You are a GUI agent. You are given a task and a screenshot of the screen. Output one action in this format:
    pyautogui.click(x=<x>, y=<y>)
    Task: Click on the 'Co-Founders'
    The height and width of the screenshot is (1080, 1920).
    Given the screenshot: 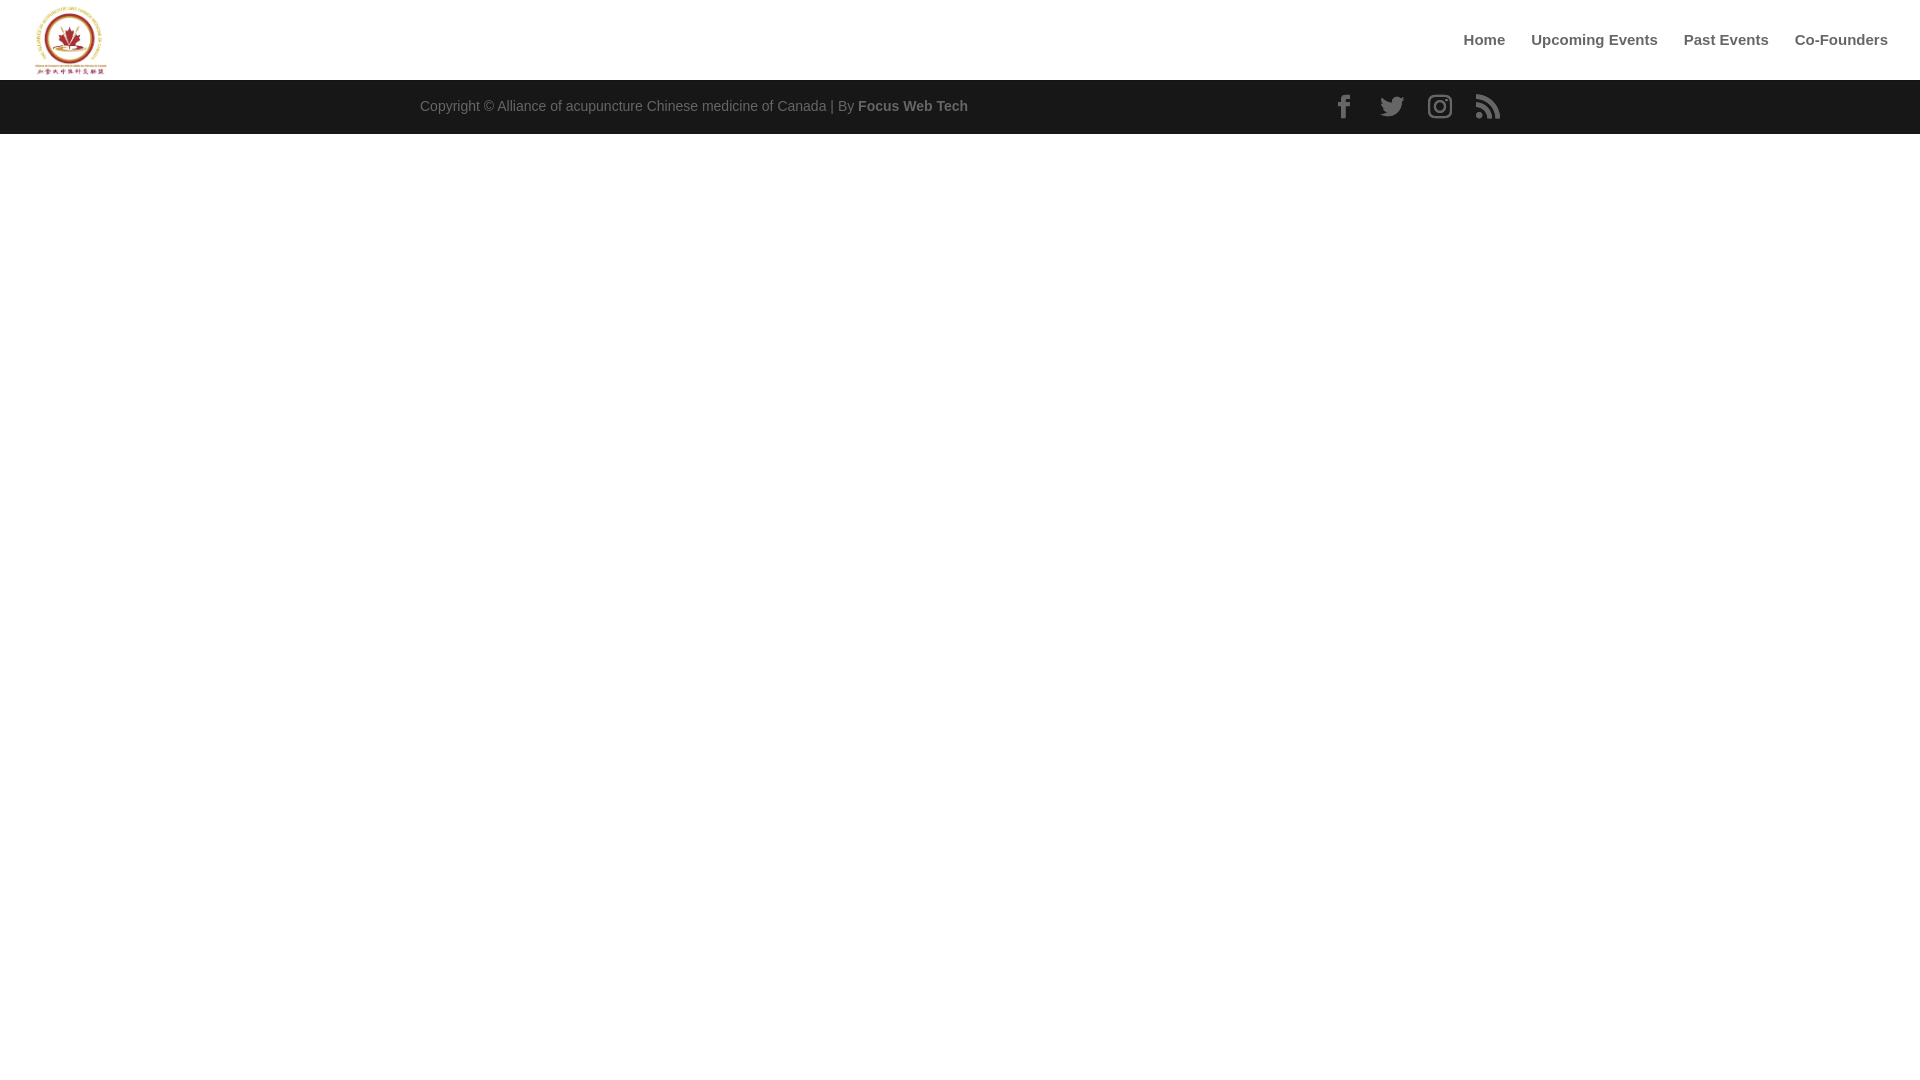 What is the action you would take?
    pyautogui.click(x=1840, y=55)
    